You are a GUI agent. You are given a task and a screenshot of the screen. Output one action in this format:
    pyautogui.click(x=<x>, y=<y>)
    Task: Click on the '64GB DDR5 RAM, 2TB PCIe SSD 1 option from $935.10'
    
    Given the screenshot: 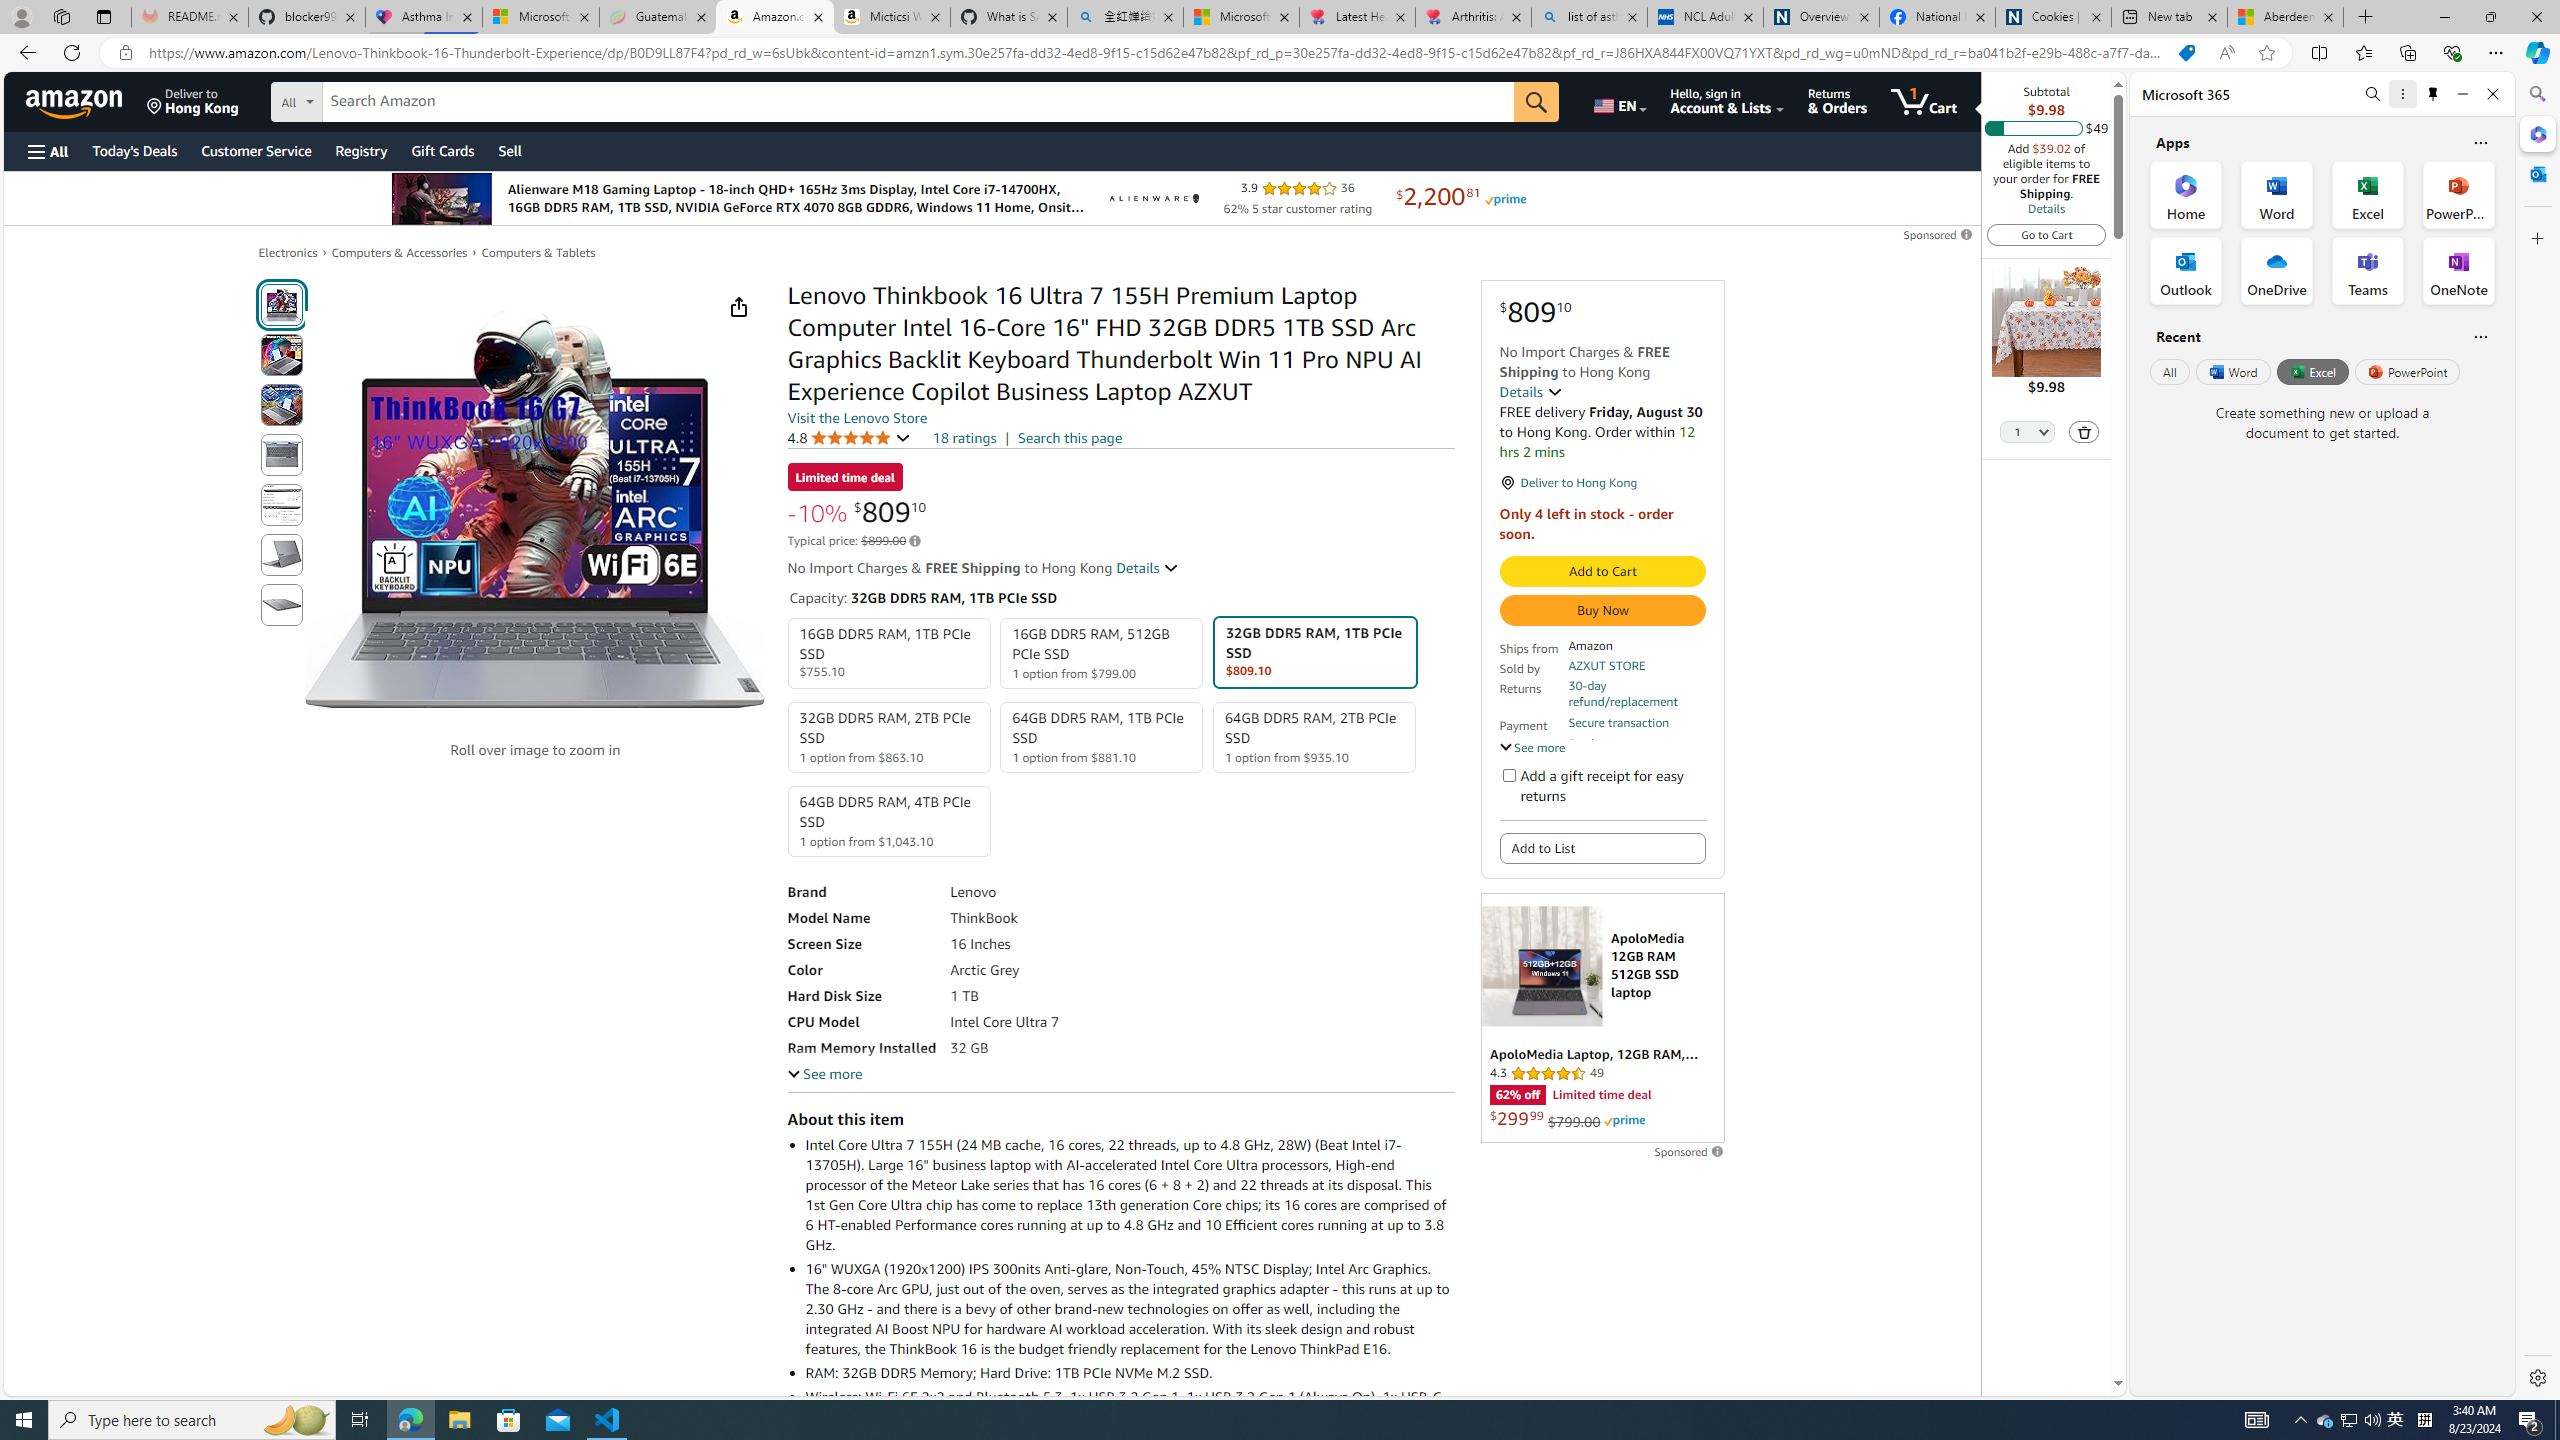 What is the action you would take?
    pyautogui.click(x=1313, y=736)
    